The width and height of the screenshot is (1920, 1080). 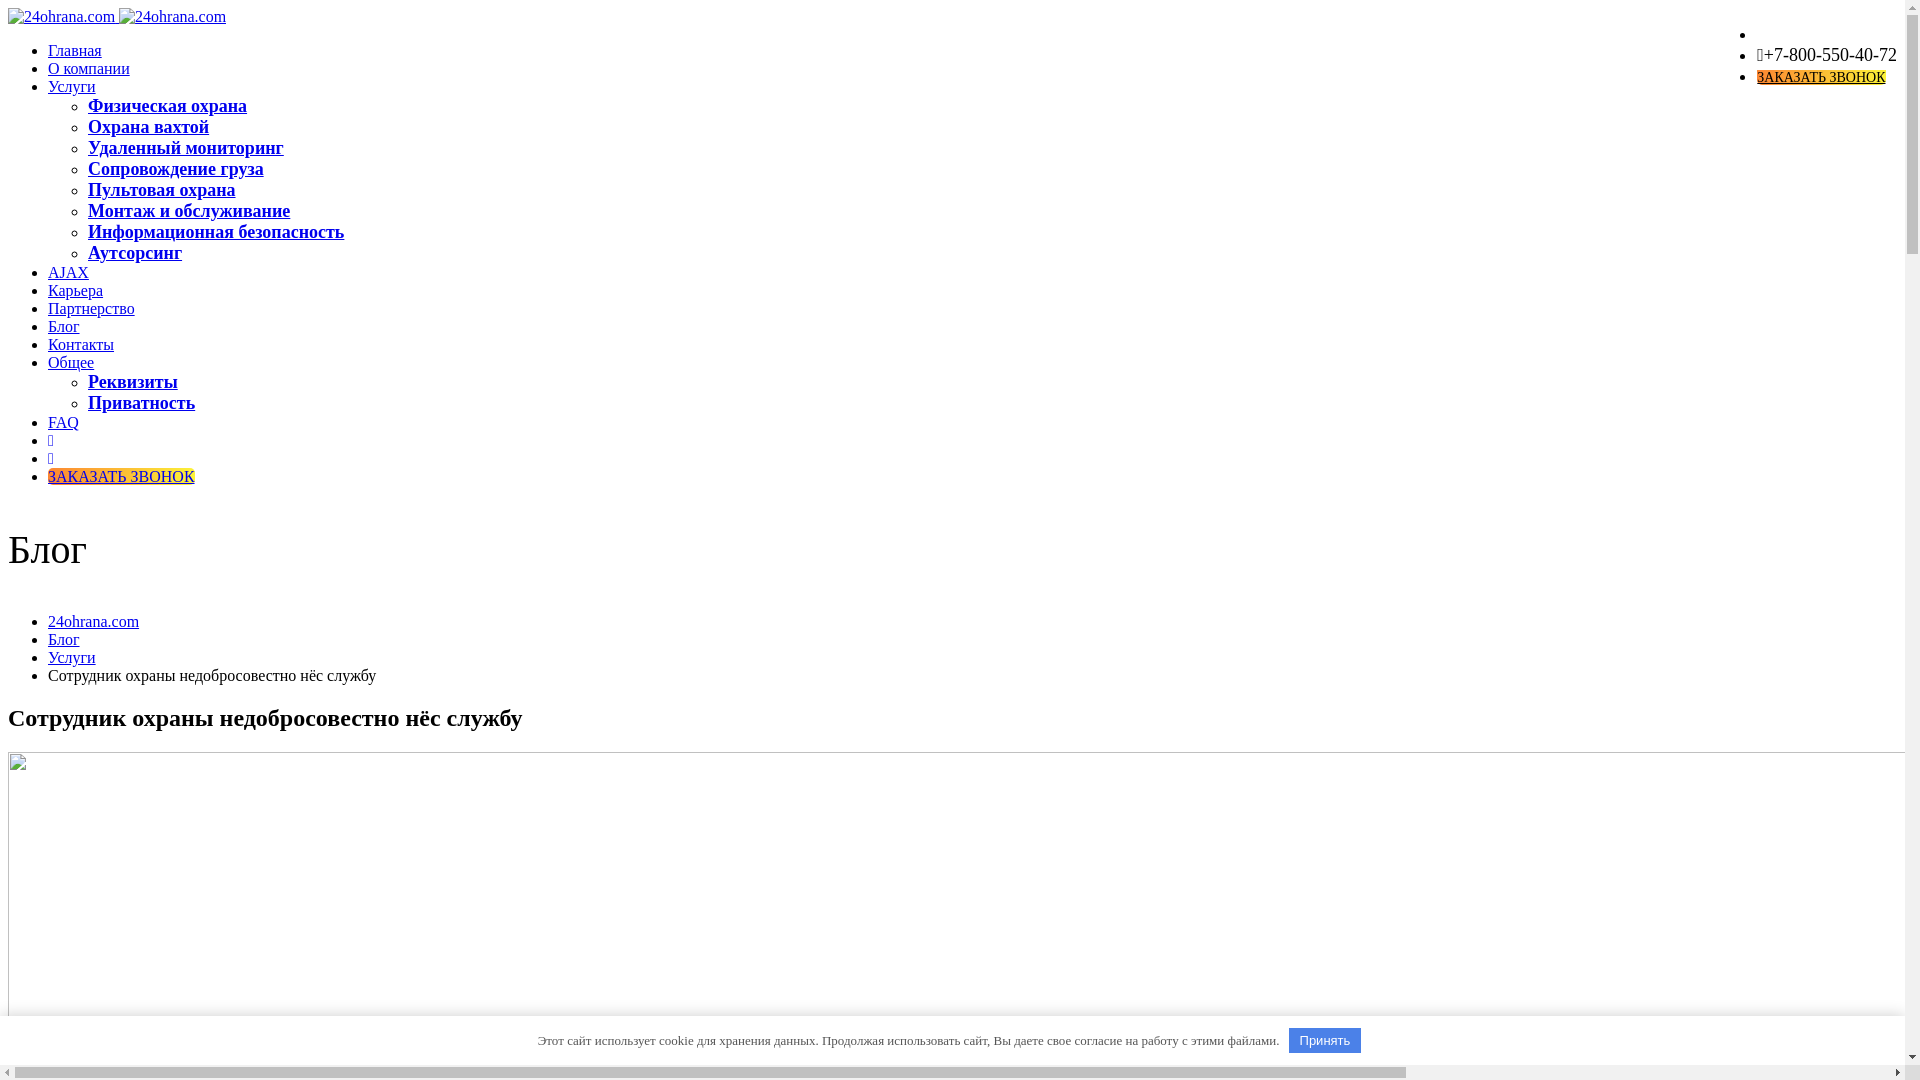 What do you see at coordinates (51, 439) in the screenshot?
I see `'Instagram'` at bounding box center [51, 439].